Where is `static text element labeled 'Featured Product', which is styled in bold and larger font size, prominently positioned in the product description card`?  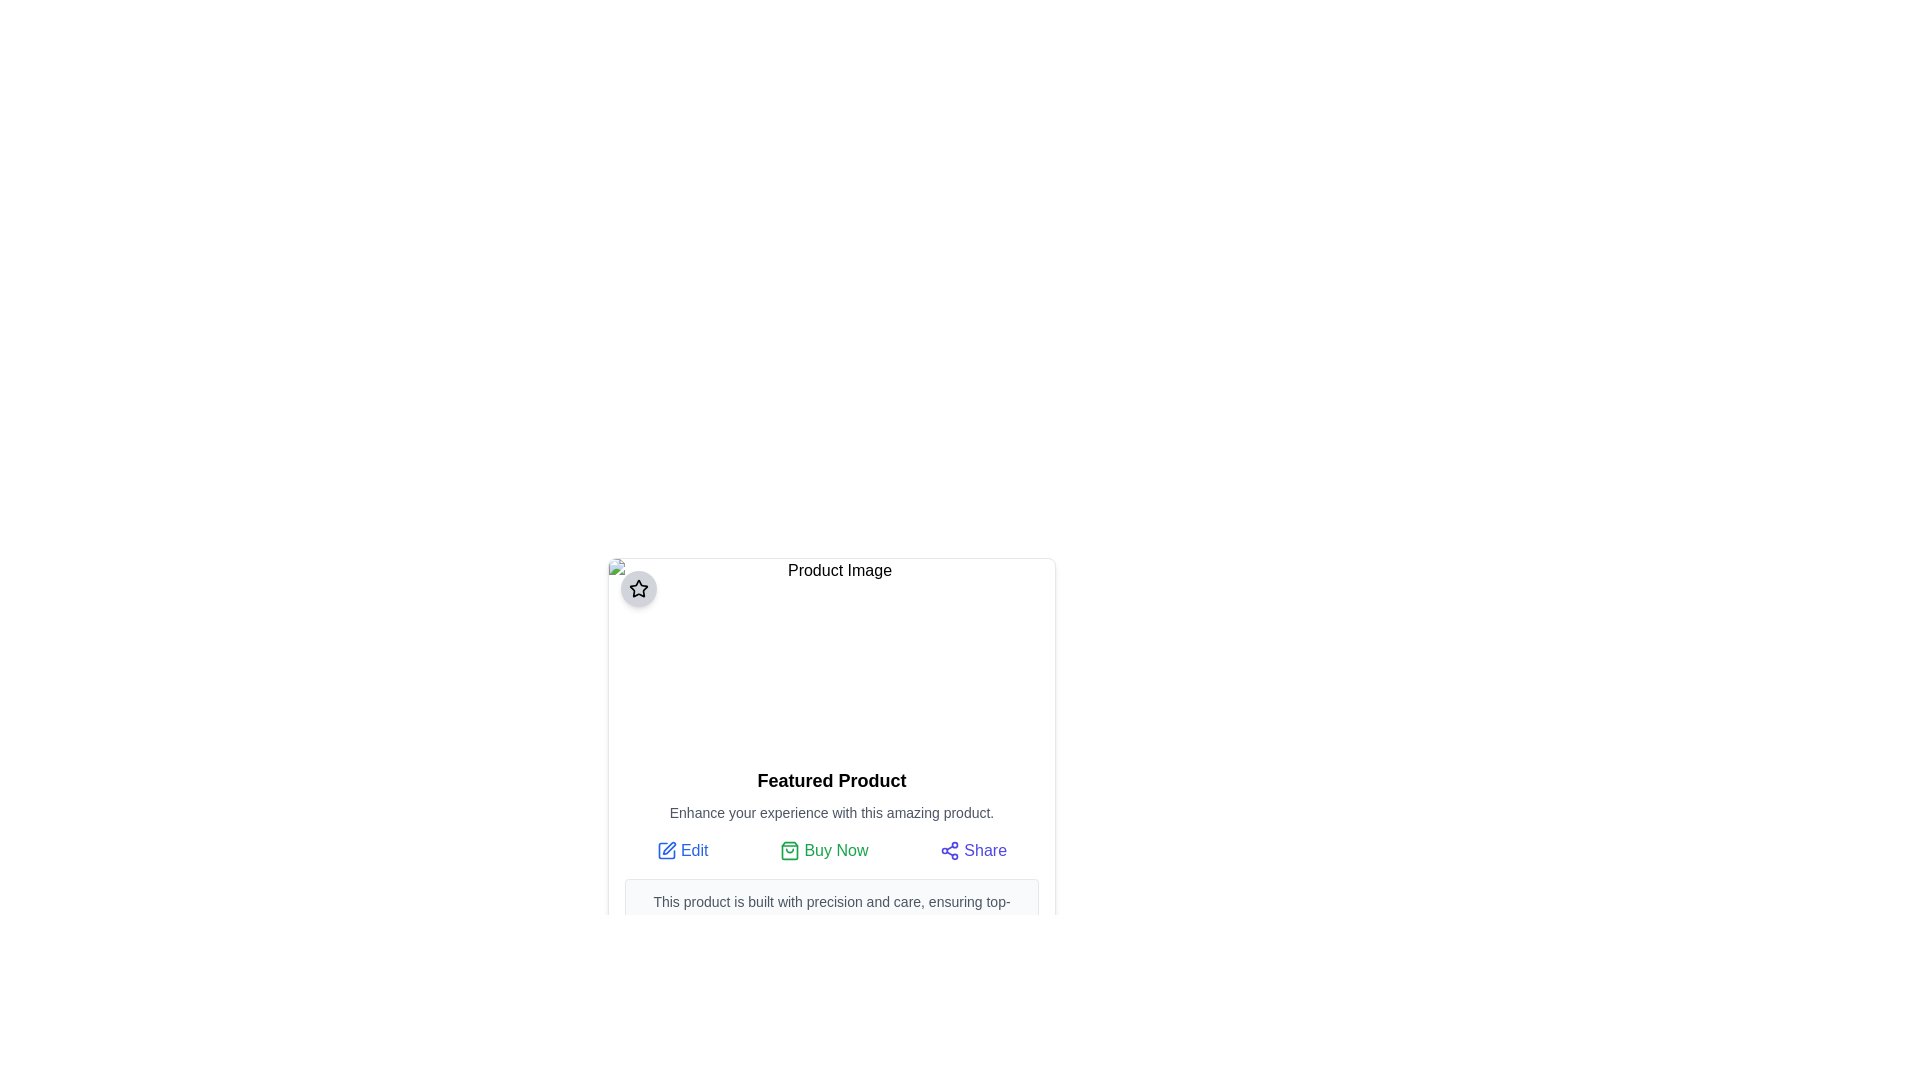
static text element labeled 'Featured Product', which is styled in bold and larger font size, prominently positioned in the product description card is located at coordinates (831, 779).